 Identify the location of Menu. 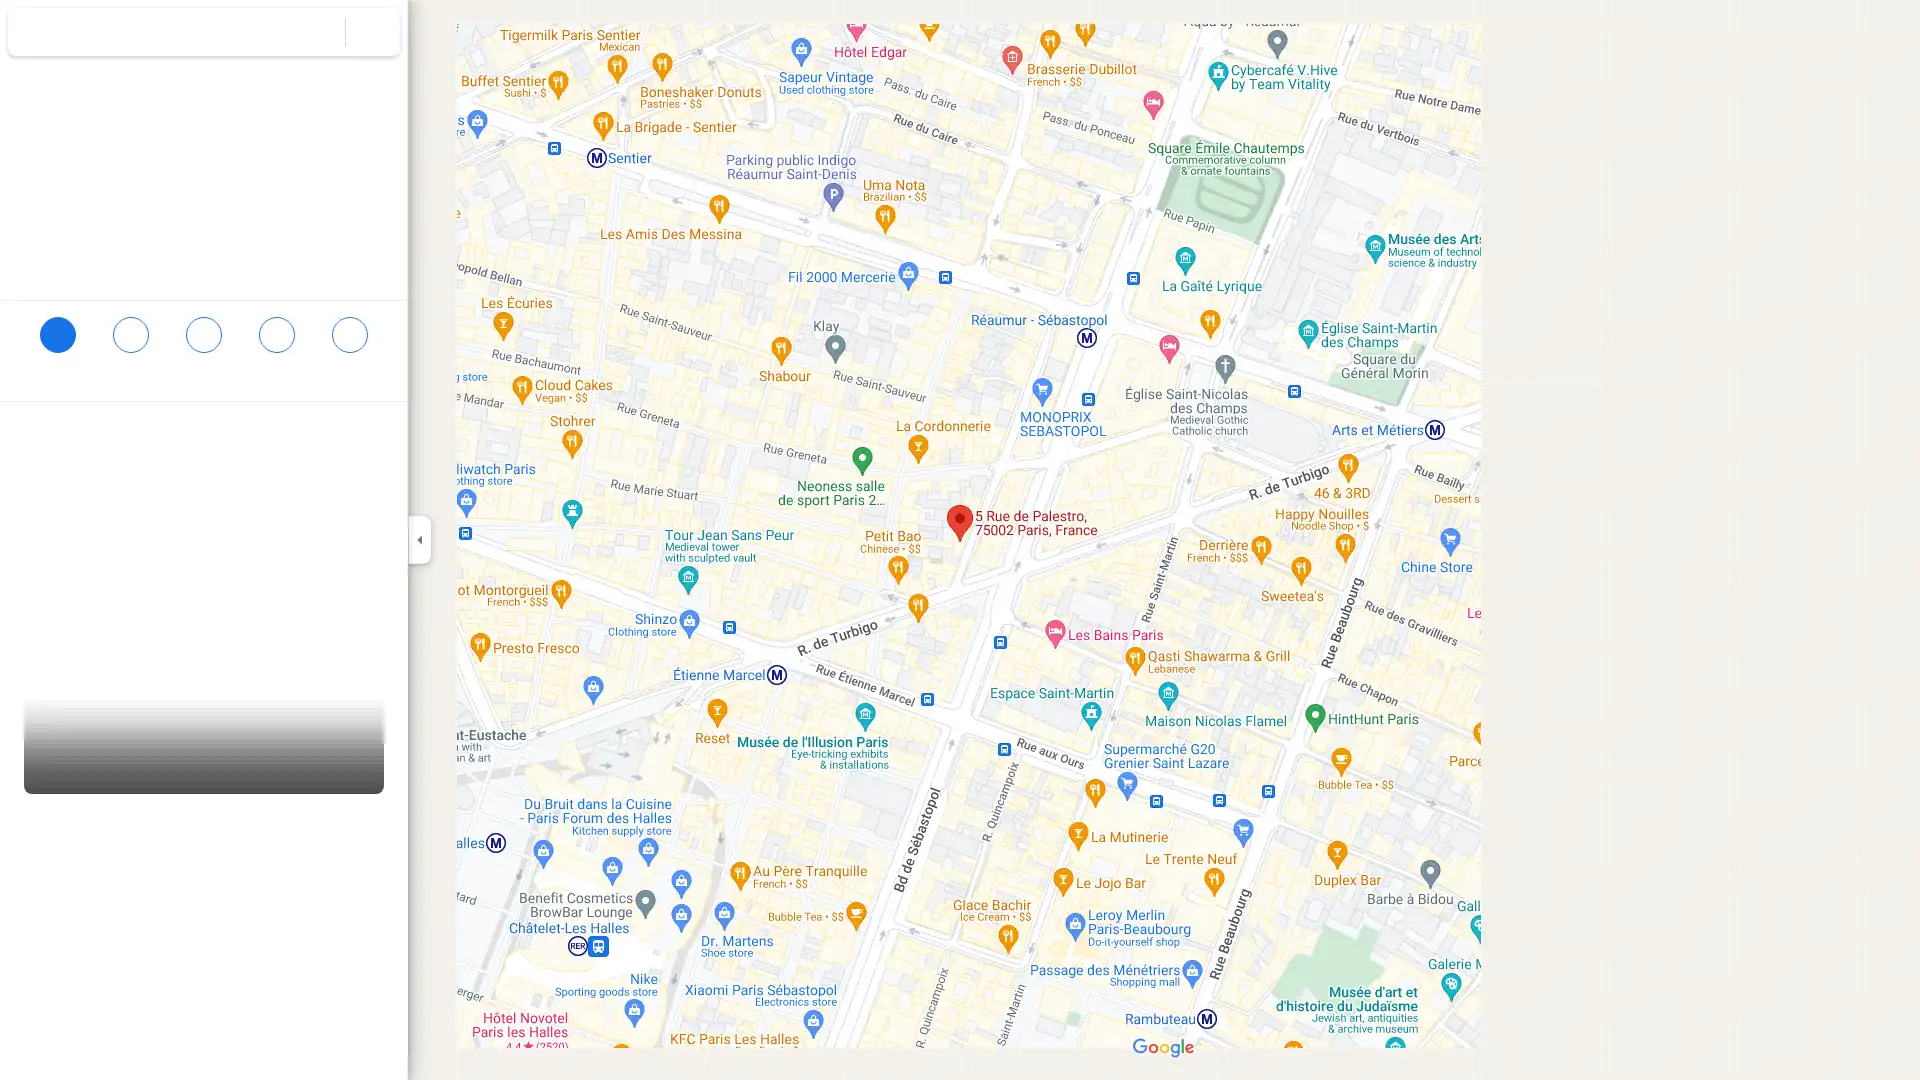
(35, 34).